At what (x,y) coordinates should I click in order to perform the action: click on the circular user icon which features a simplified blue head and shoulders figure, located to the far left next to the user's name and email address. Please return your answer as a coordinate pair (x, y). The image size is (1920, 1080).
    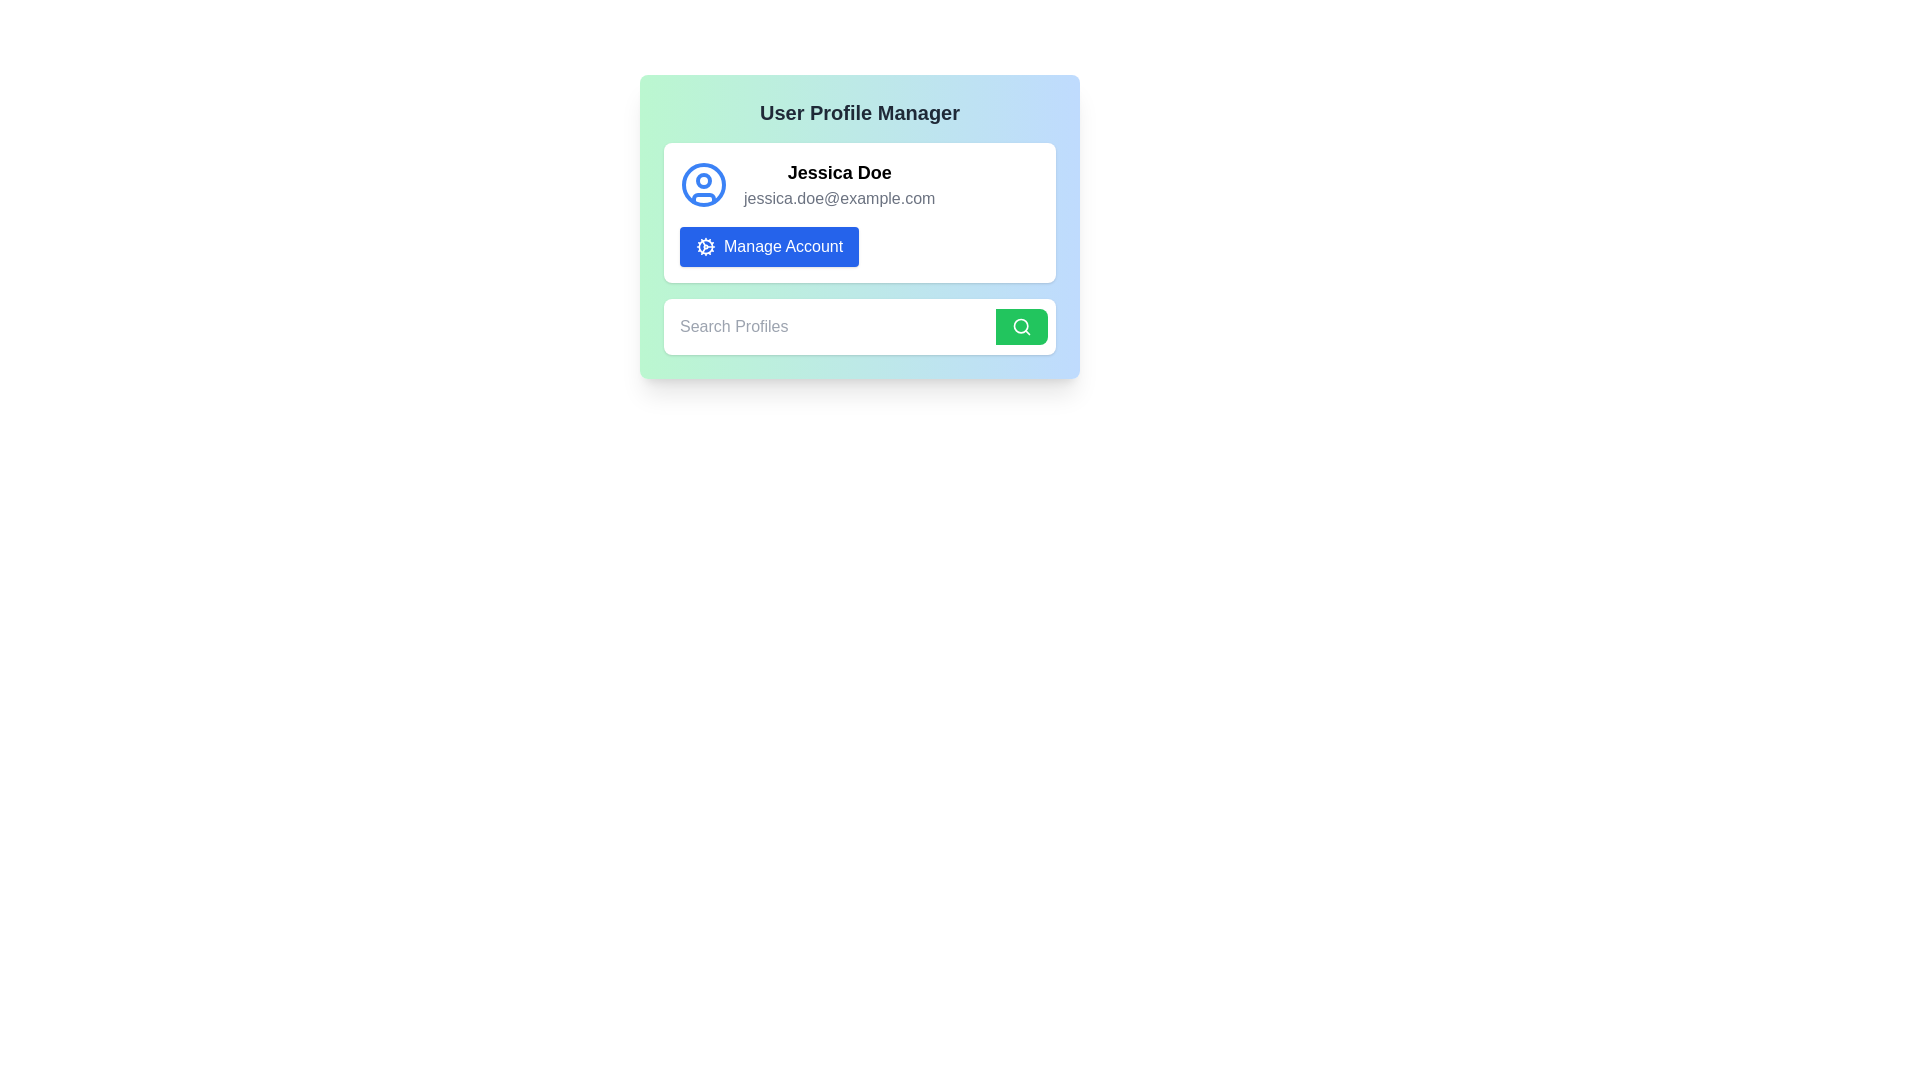
    Looking at the image, I should click on (704, 185).